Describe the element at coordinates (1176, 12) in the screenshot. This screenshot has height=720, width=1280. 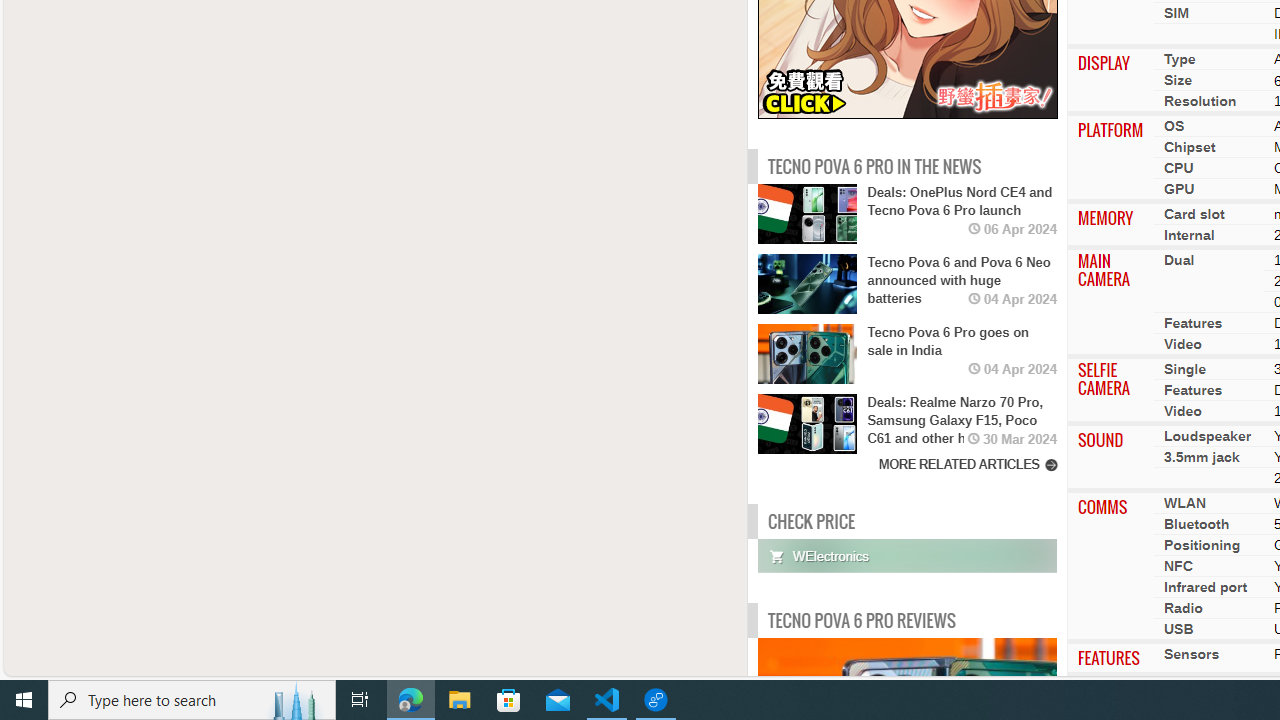
I see `'SIM'` at that location.